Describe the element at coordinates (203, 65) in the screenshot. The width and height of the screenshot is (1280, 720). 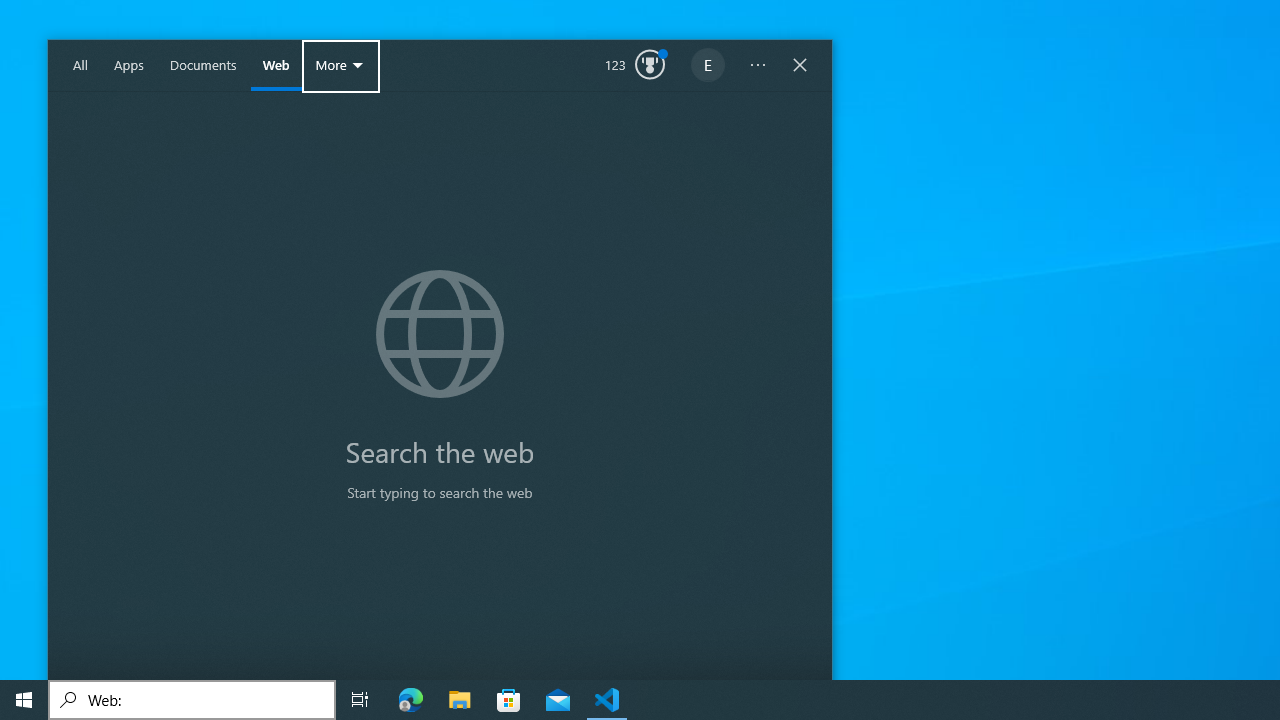
I see `'Documents'` at that location.